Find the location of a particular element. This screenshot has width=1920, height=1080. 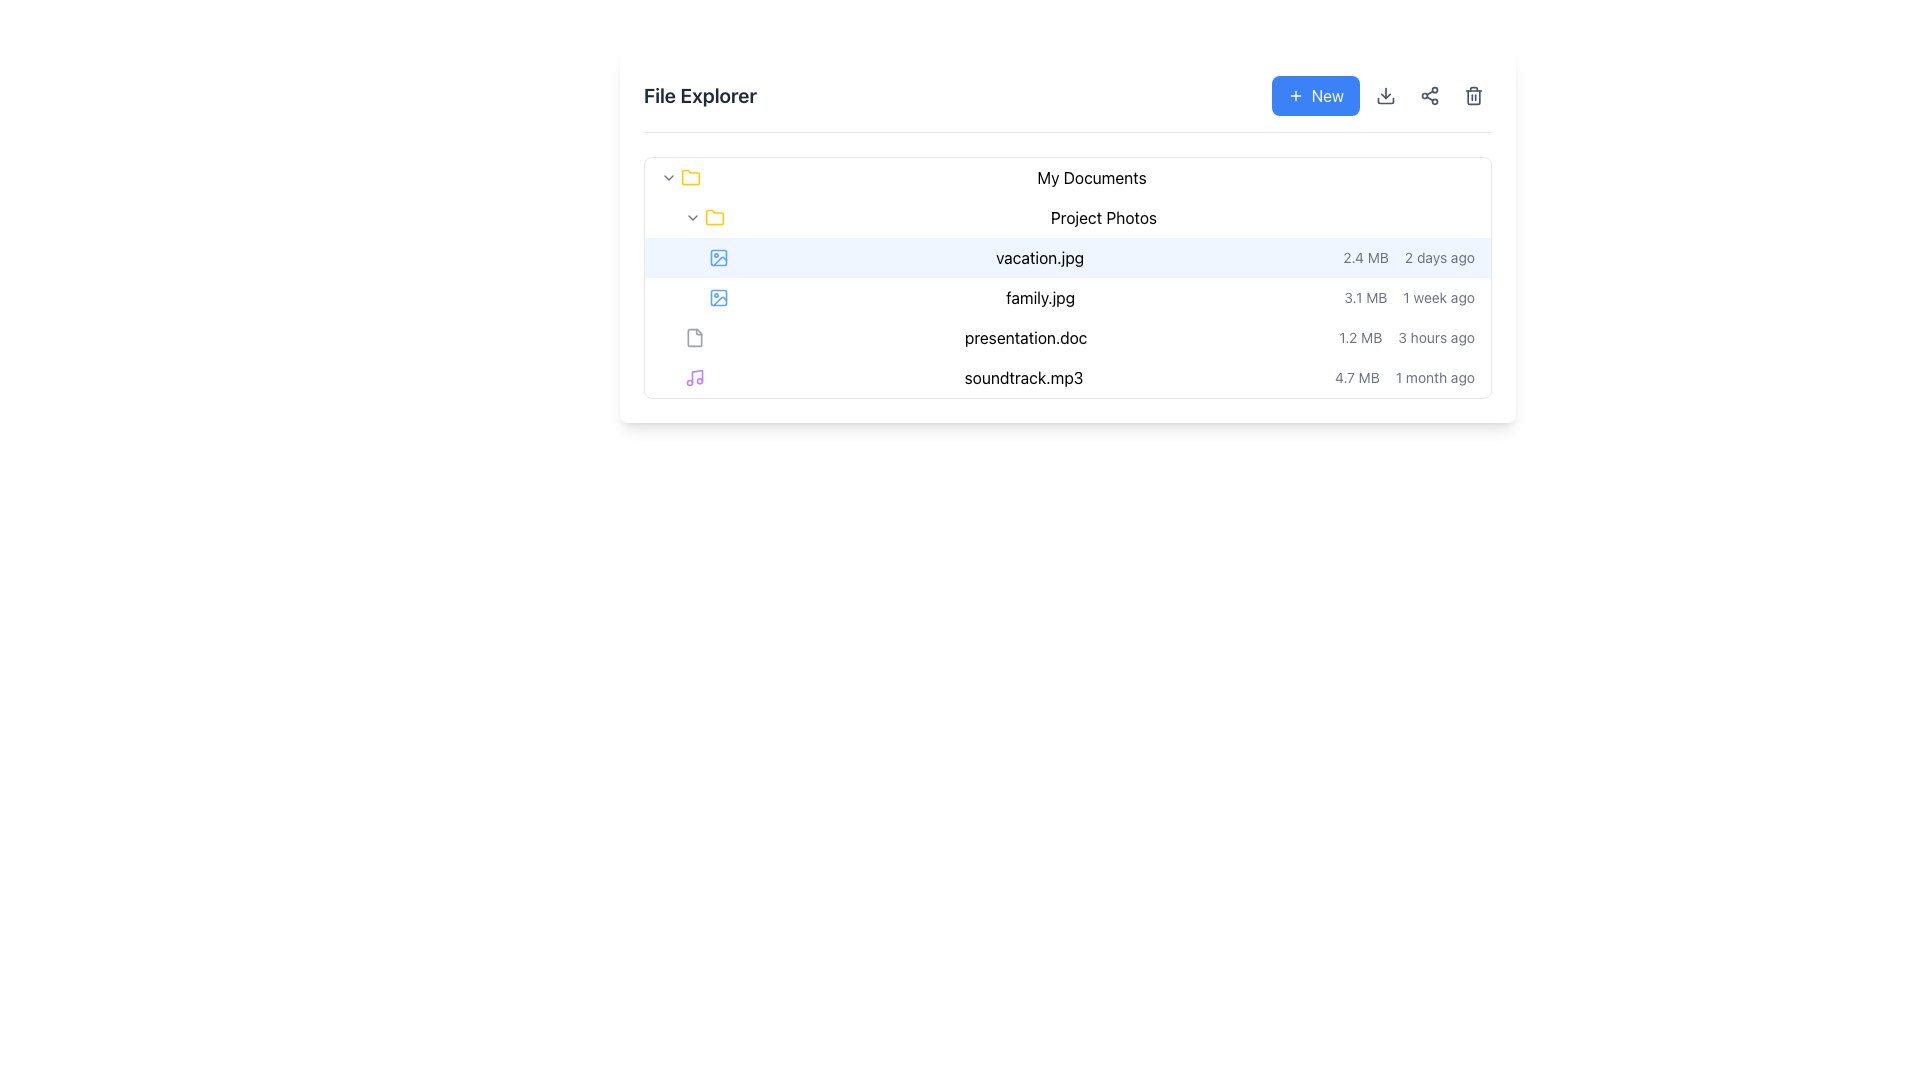

the rounded square SVG graphic element representing the 'vacation.jpg' file in the file explorer is located at coordinates (719, 297).